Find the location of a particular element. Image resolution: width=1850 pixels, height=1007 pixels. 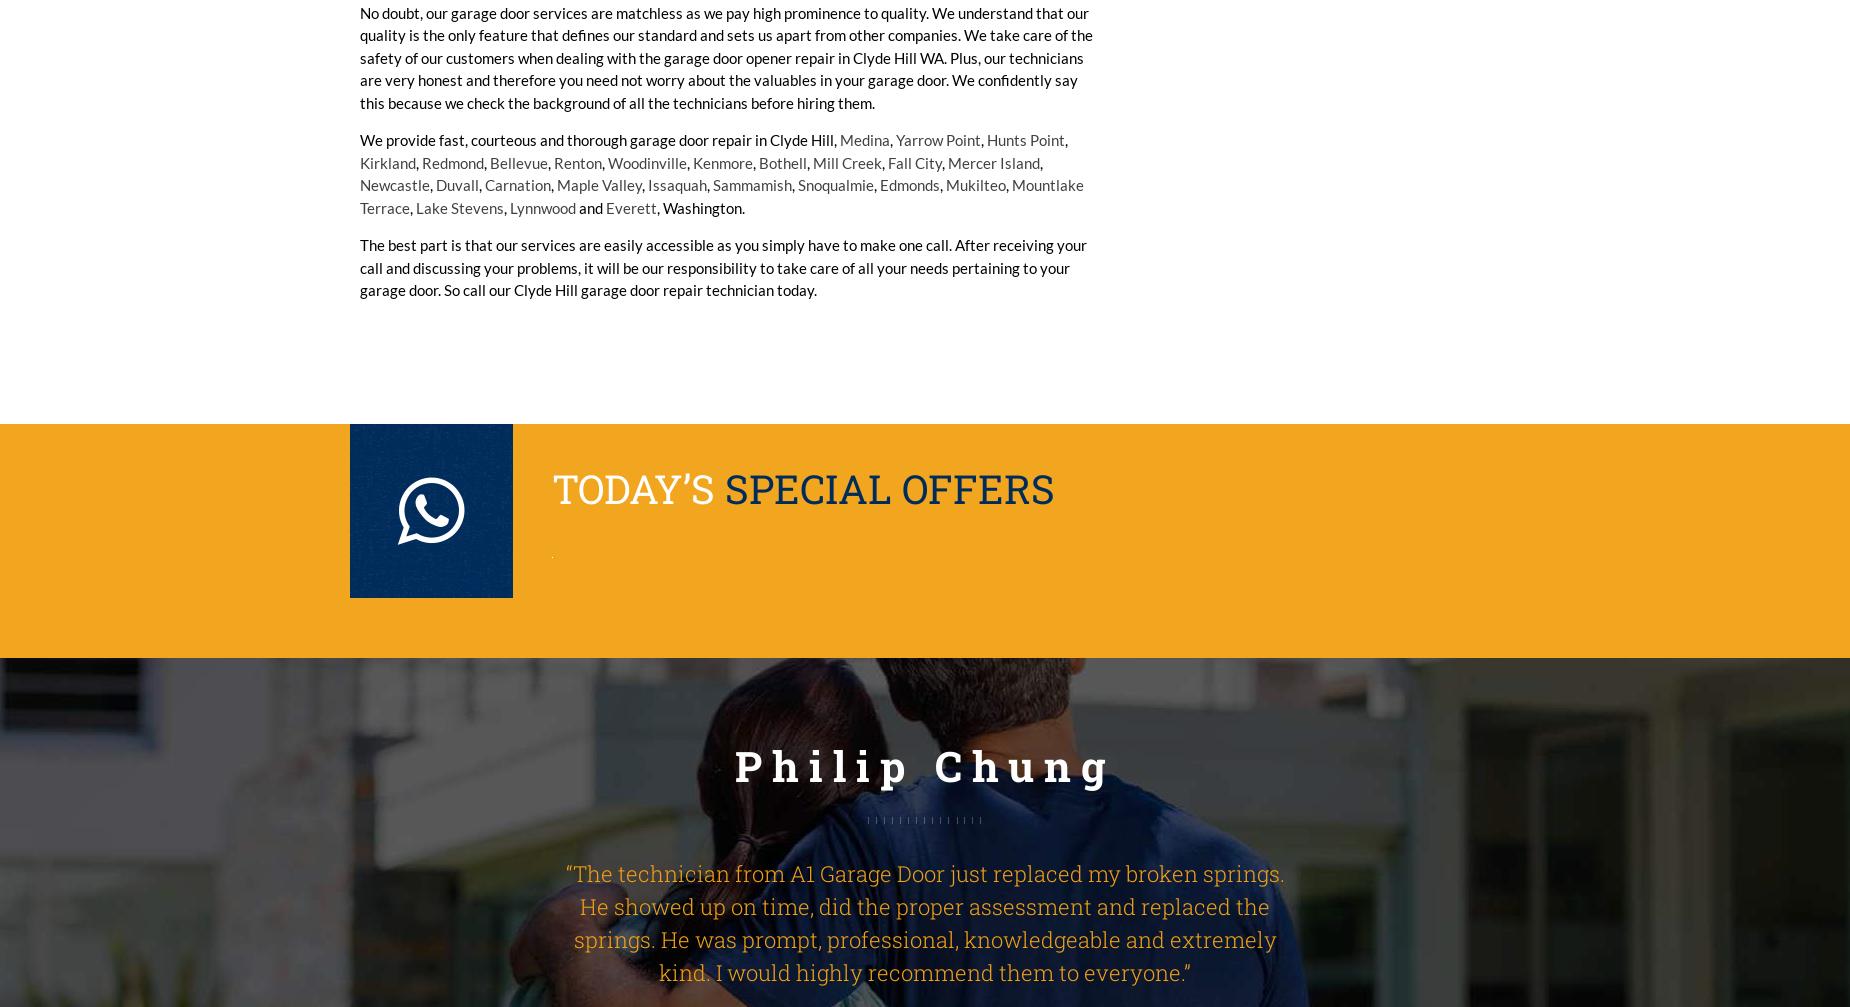

'Sammamish' is located at coordinates (752, 184).